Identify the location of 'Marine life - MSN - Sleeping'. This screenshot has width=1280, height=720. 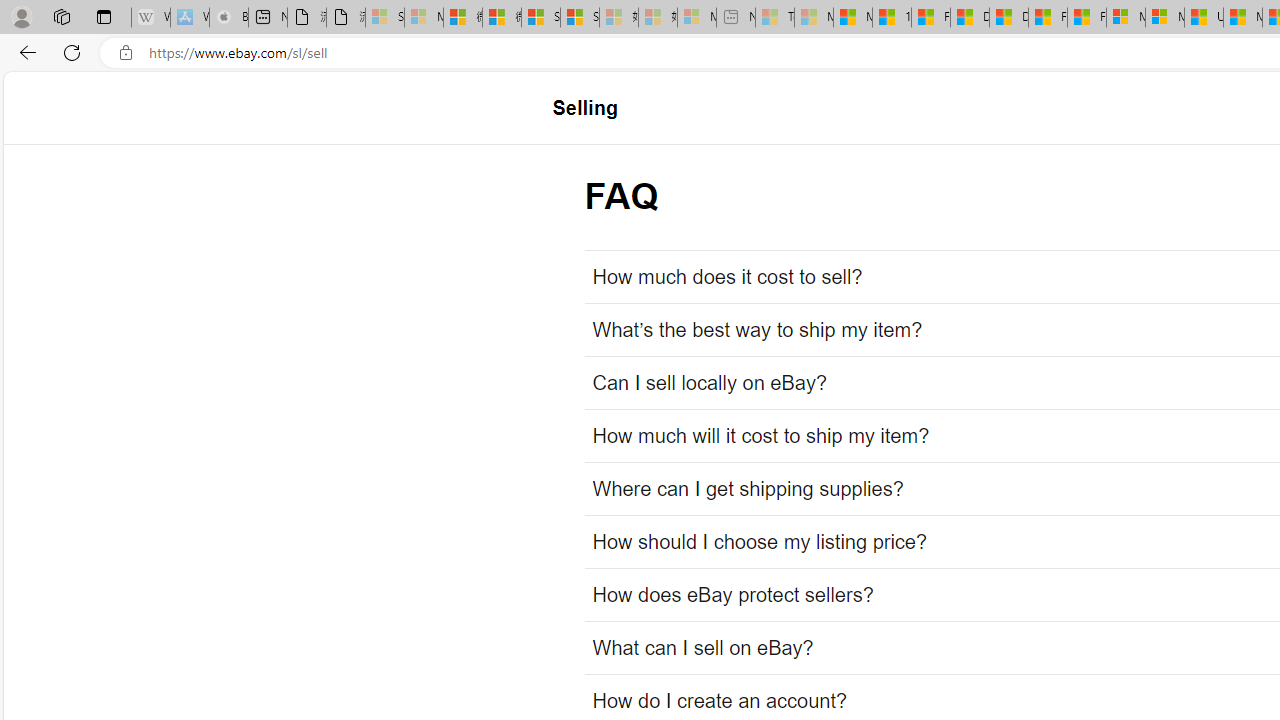
(814, 17).